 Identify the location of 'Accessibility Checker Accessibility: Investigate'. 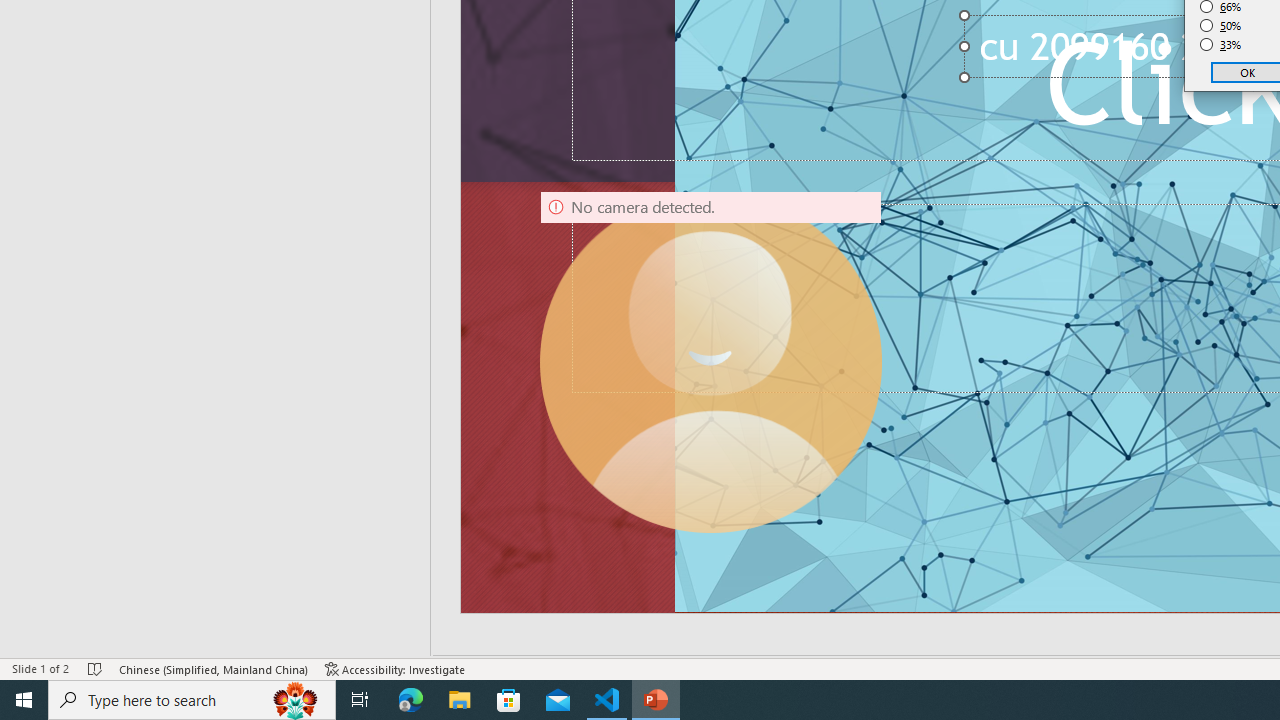
(395, 669).